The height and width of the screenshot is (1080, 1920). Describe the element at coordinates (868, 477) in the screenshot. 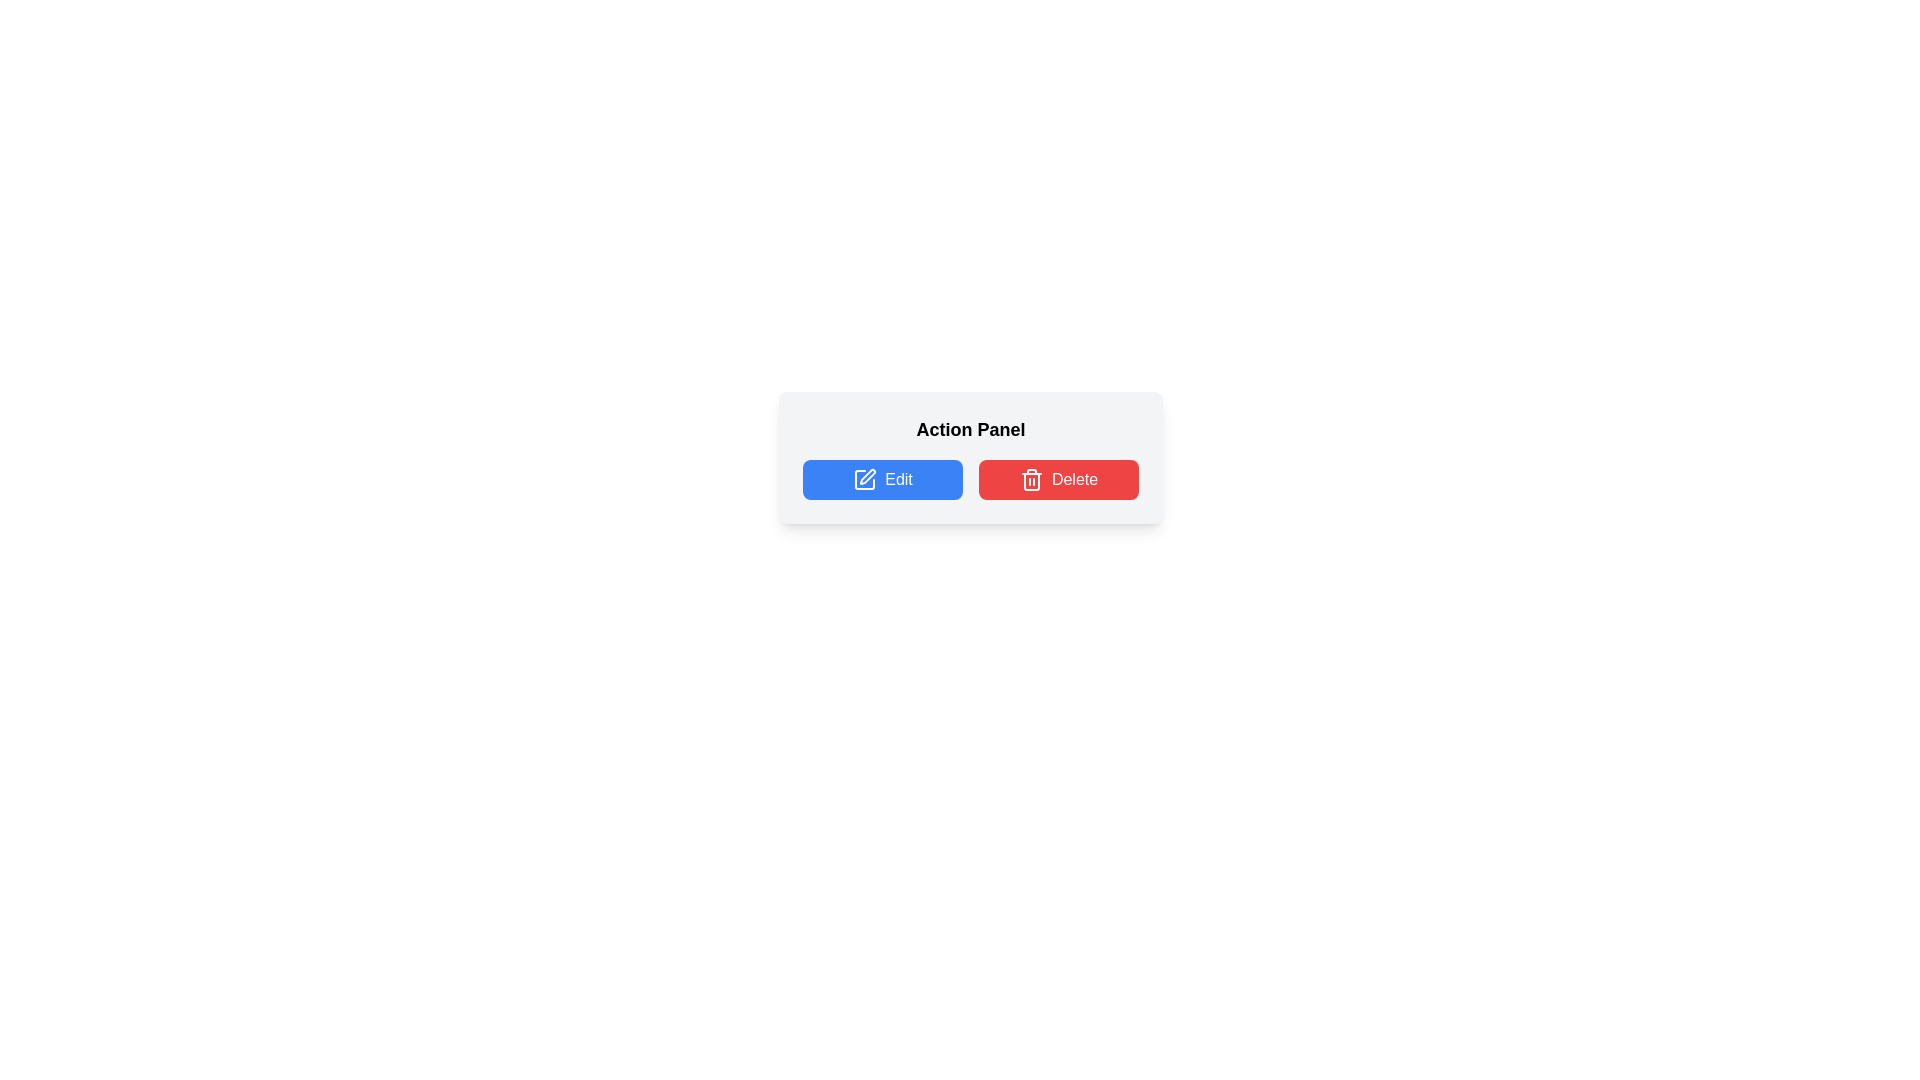

I see `the blue square edit icon within the action panel` at that location.